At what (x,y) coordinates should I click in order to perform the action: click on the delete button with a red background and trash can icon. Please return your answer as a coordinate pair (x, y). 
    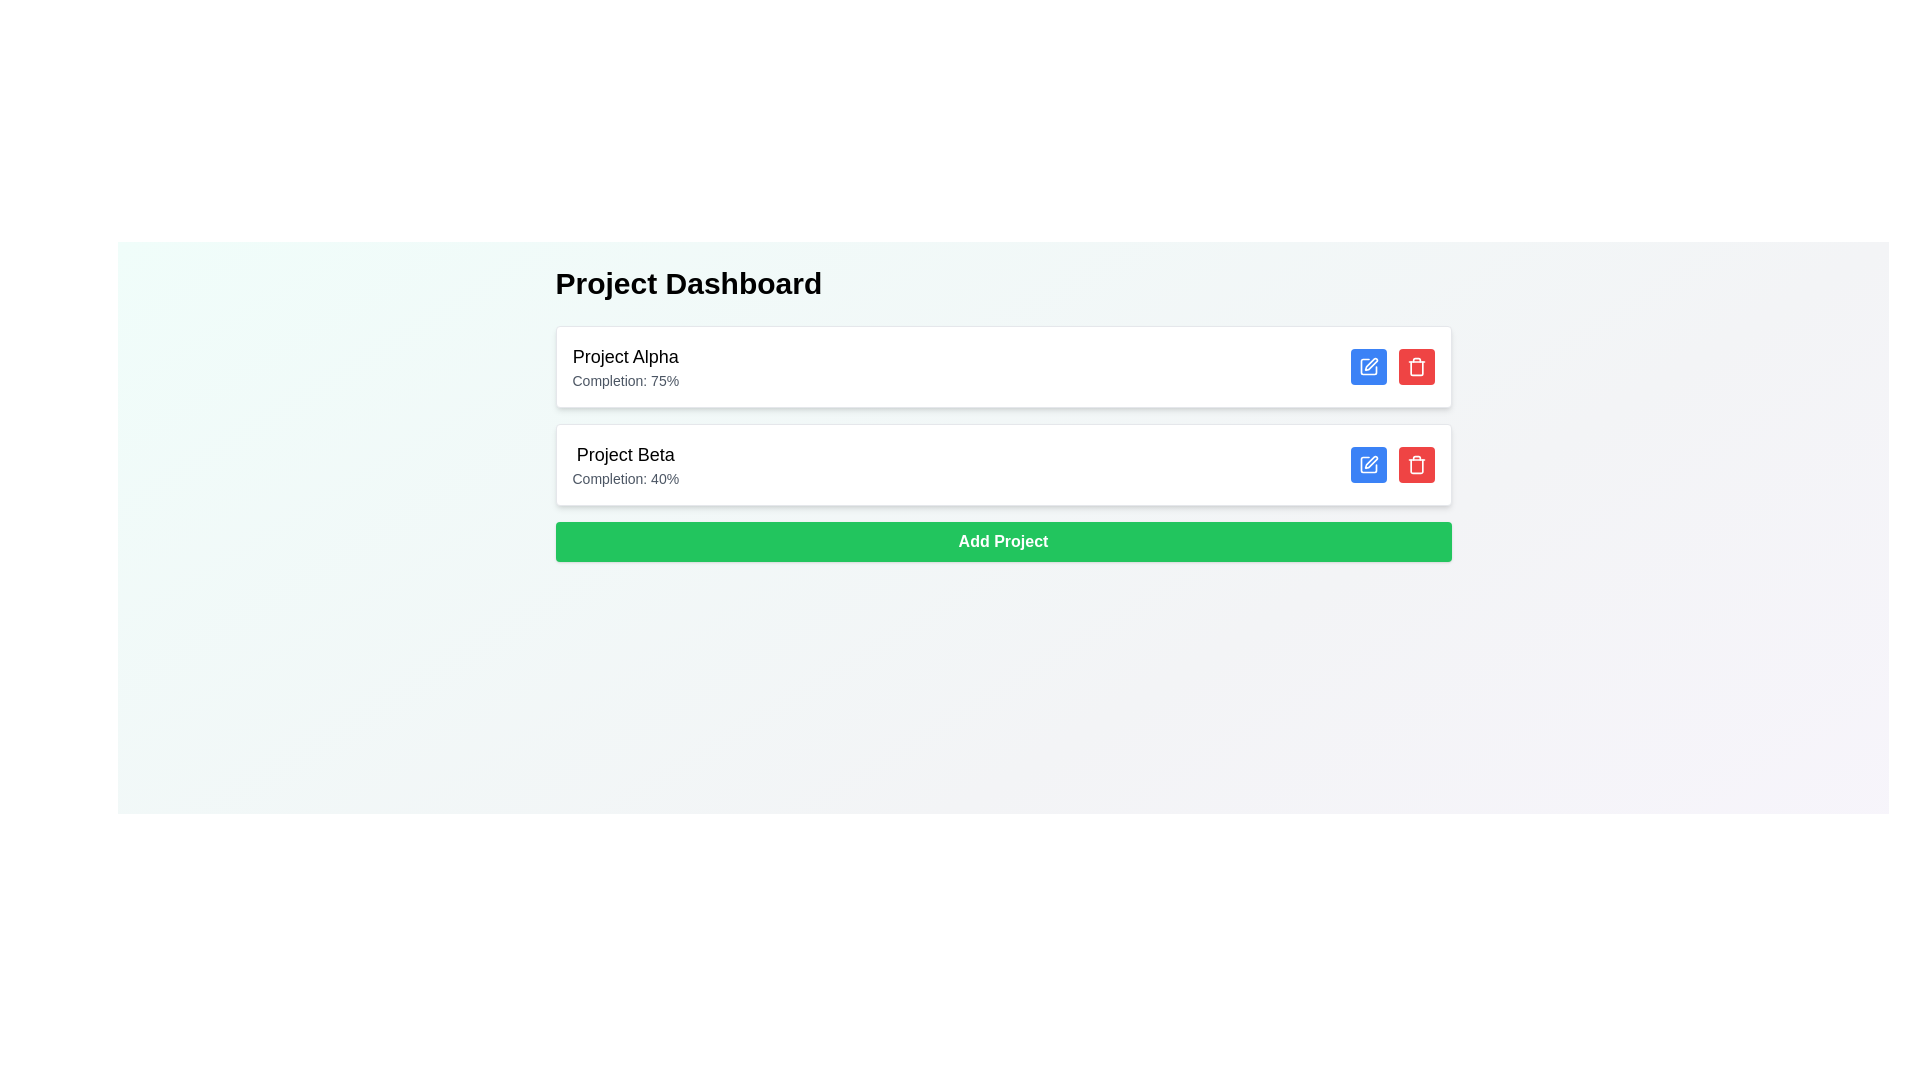
    Looking at the image, I should click on (1415, 465).